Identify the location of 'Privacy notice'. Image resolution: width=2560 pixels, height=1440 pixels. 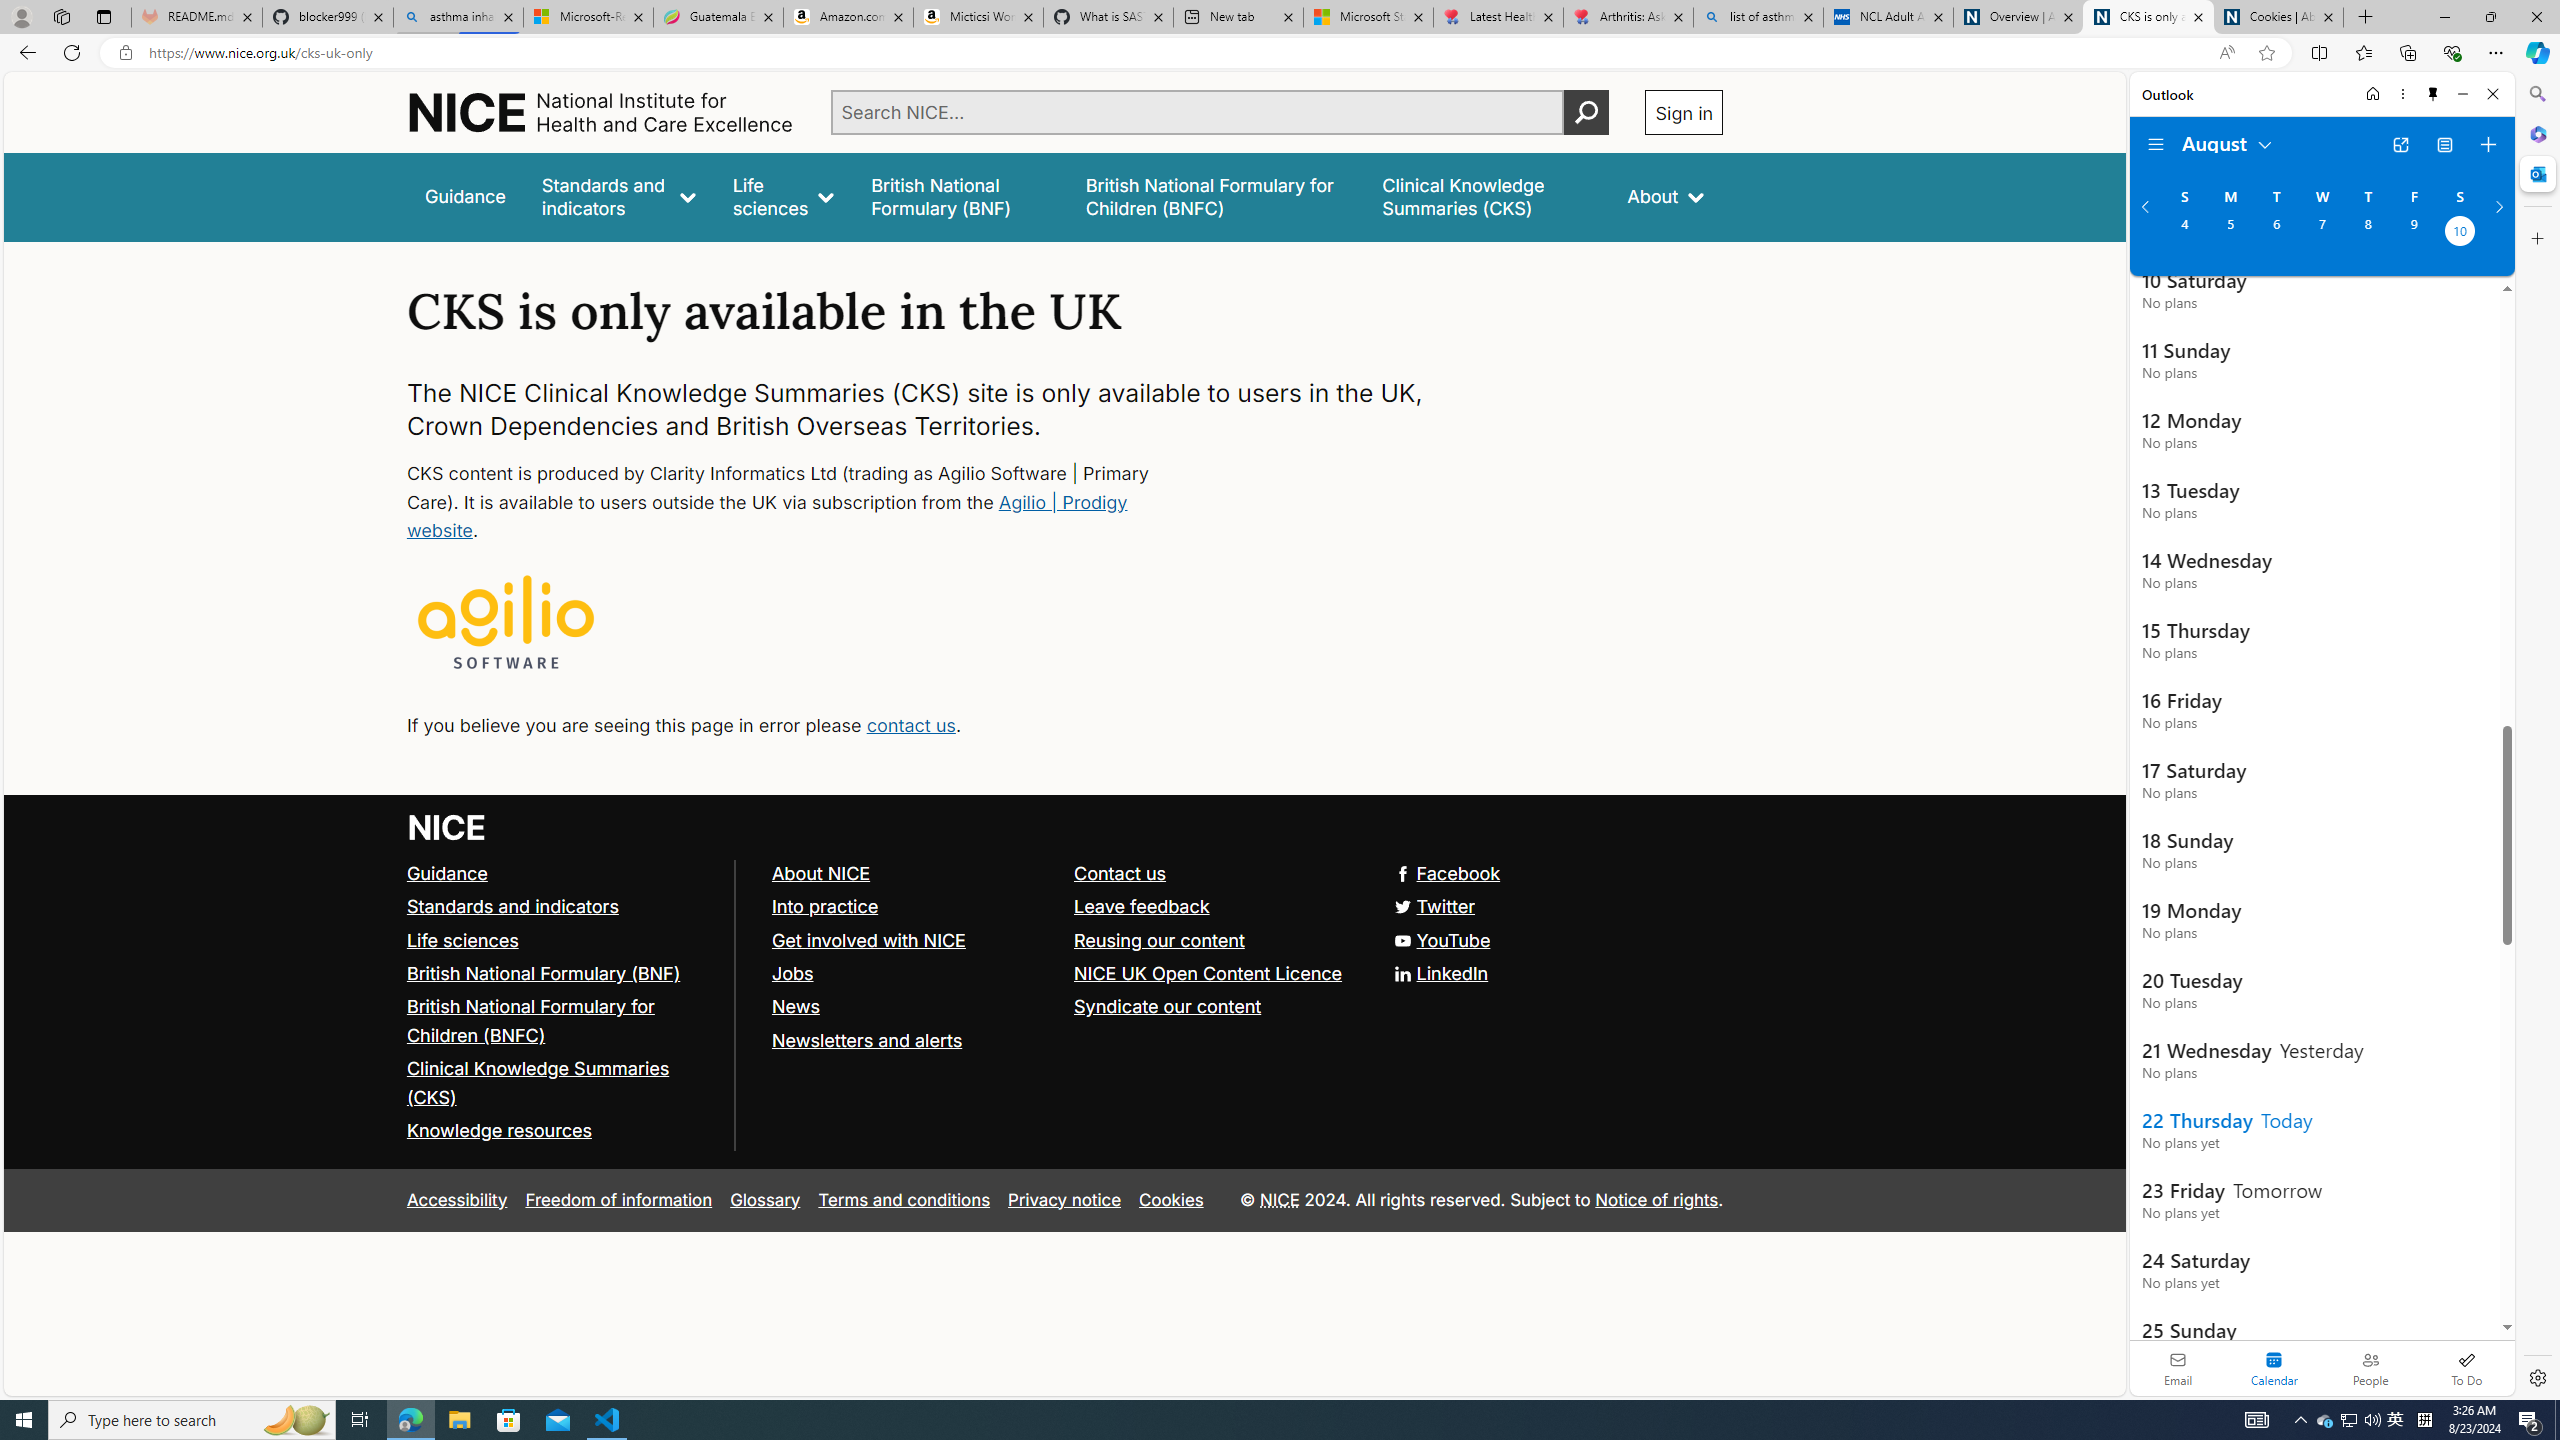
(1063, 1199).